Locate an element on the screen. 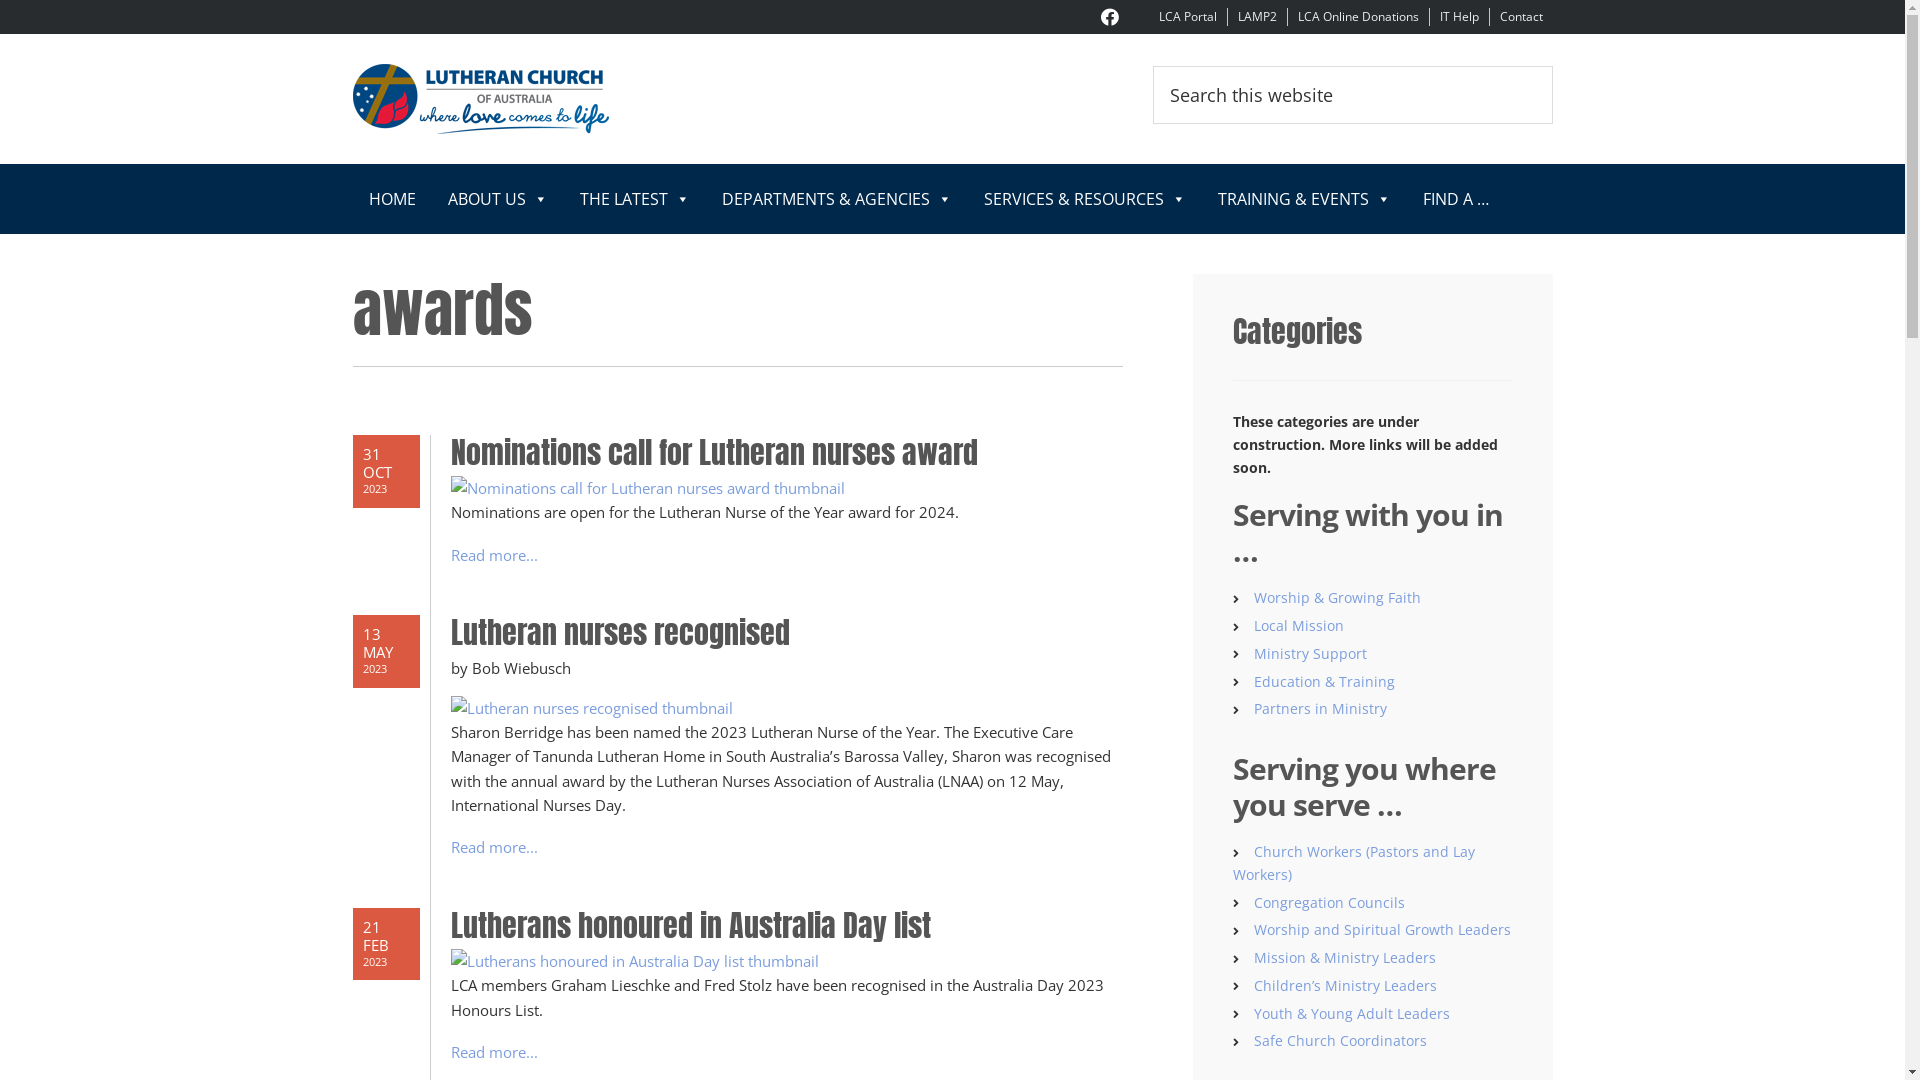 This screenshot has width=1920, height=1080. 'Read more...' is located at coordinates (493, 555).